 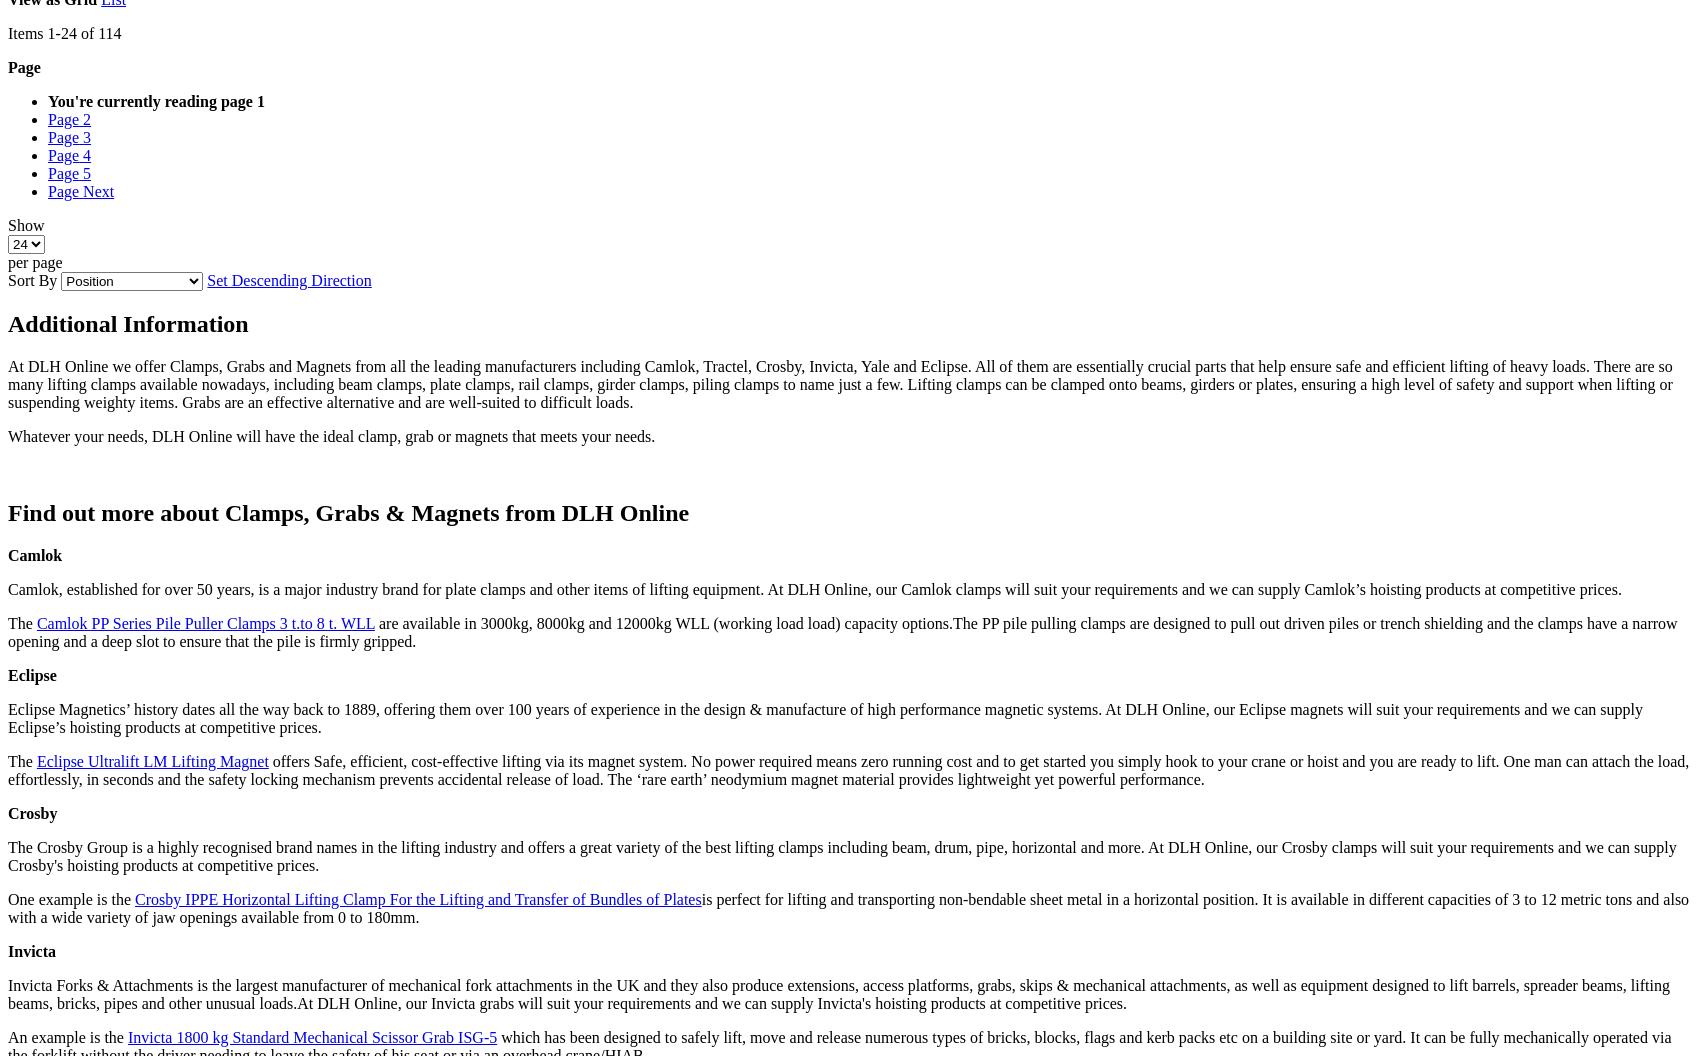 What do you see at coordinates (824, 718) in the screenshot?
I see `'Eclipse Magnetics’ history dates all the way back to 1889, offering them over 100 years of experience in the design & manufacture of high performance magnetic systems. At DLH Online, our Eclipse magnets will suit your requirements and we can supply Eclipse’s hoisting products at competitive prices.'` at bounding box center [824, 718].